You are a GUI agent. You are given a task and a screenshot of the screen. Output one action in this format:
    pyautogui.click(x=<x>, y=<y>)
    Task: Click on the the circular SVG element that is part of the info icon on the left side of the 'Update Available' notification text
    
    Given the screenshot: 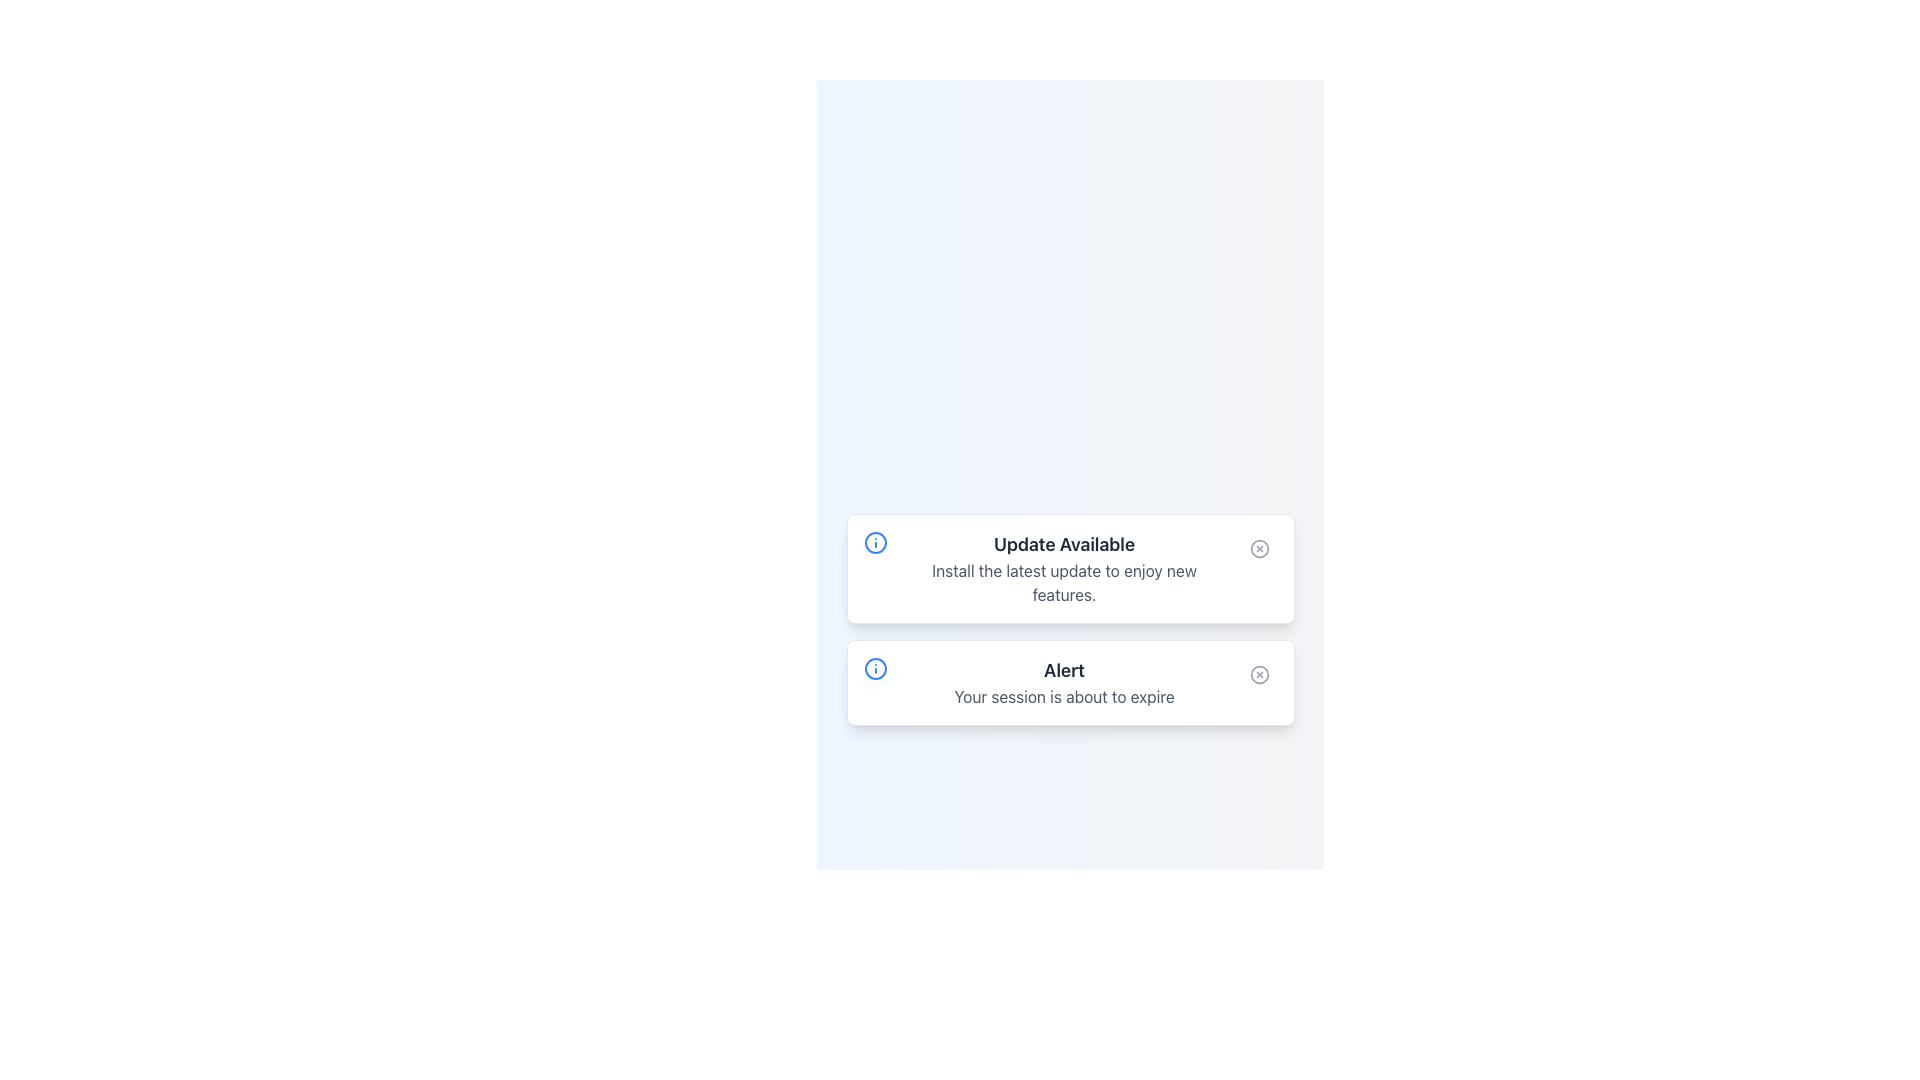 What is the action you would take?
    pyautogui.click(x=875, y=543)
    